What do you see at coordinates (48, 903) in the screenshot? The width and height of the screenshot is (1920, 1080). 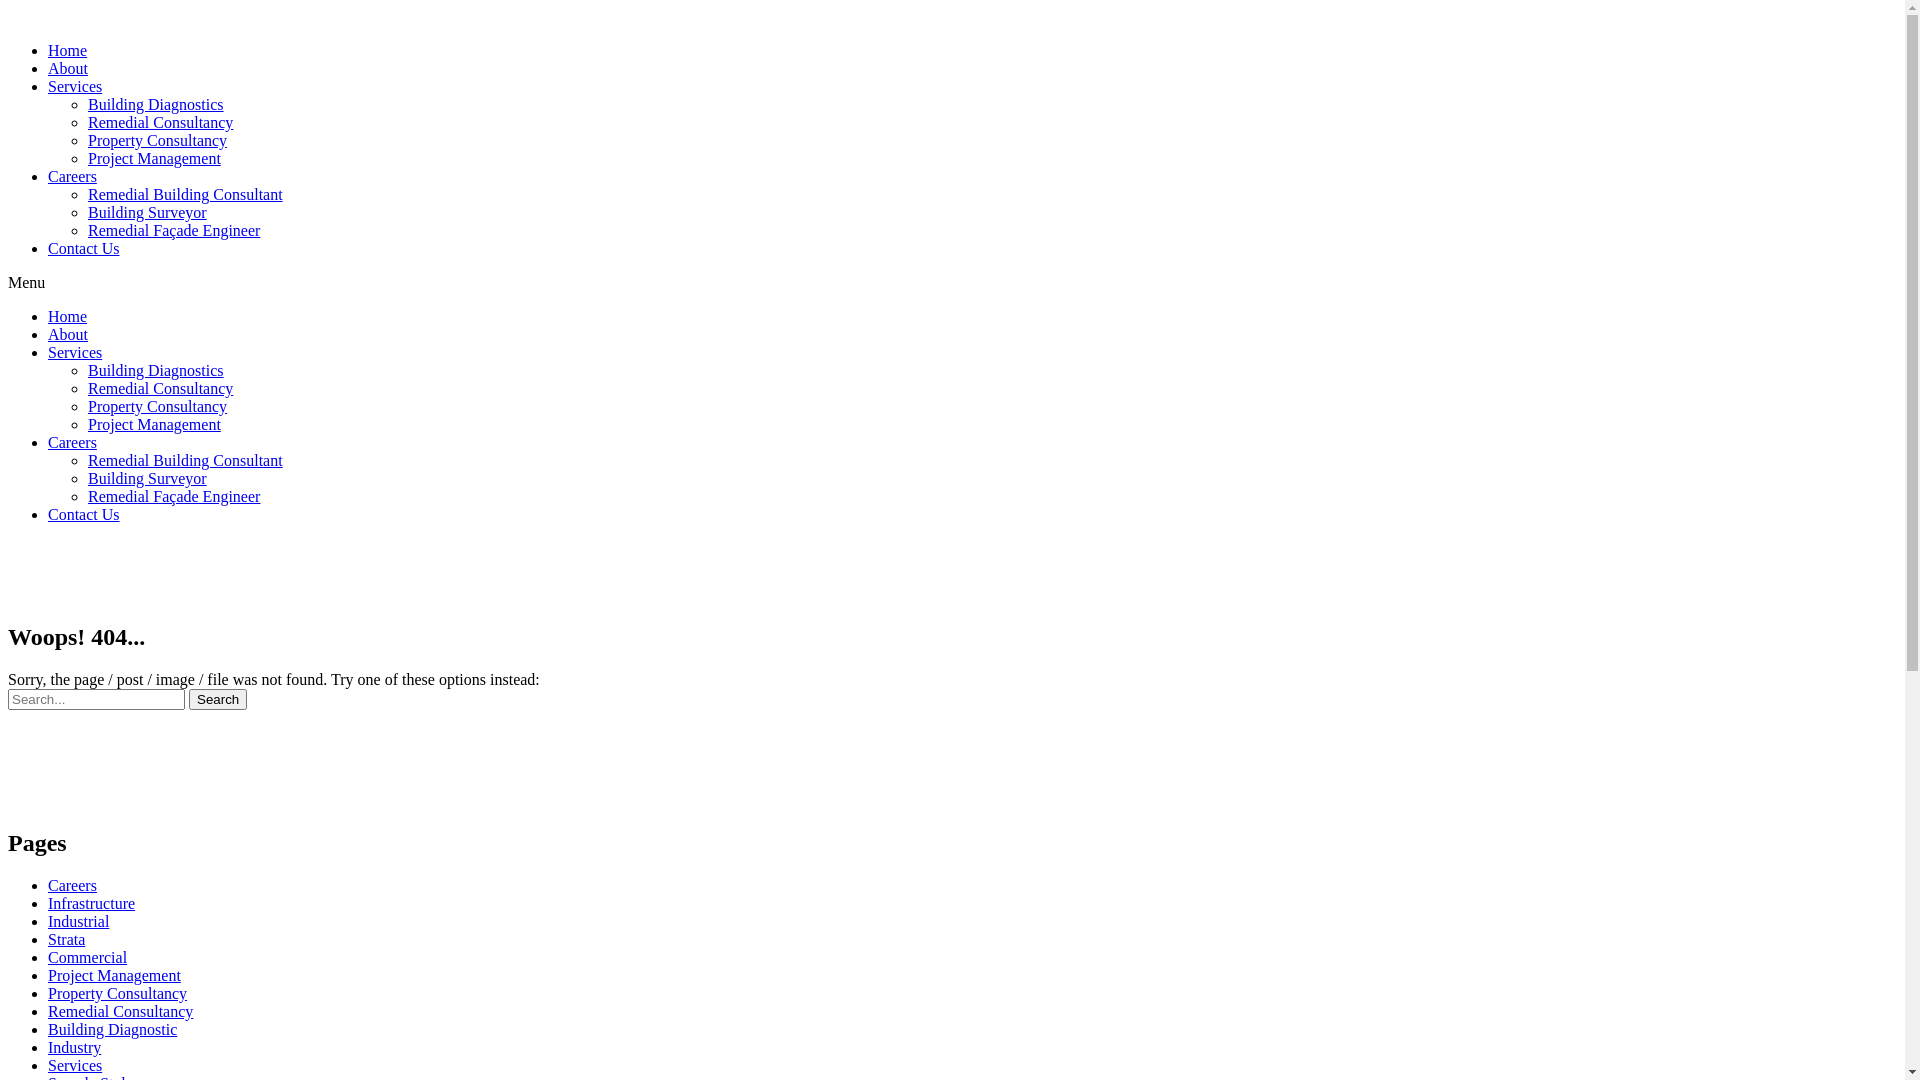 I see `'Infrastructure'` at bounding box center [48, 903].